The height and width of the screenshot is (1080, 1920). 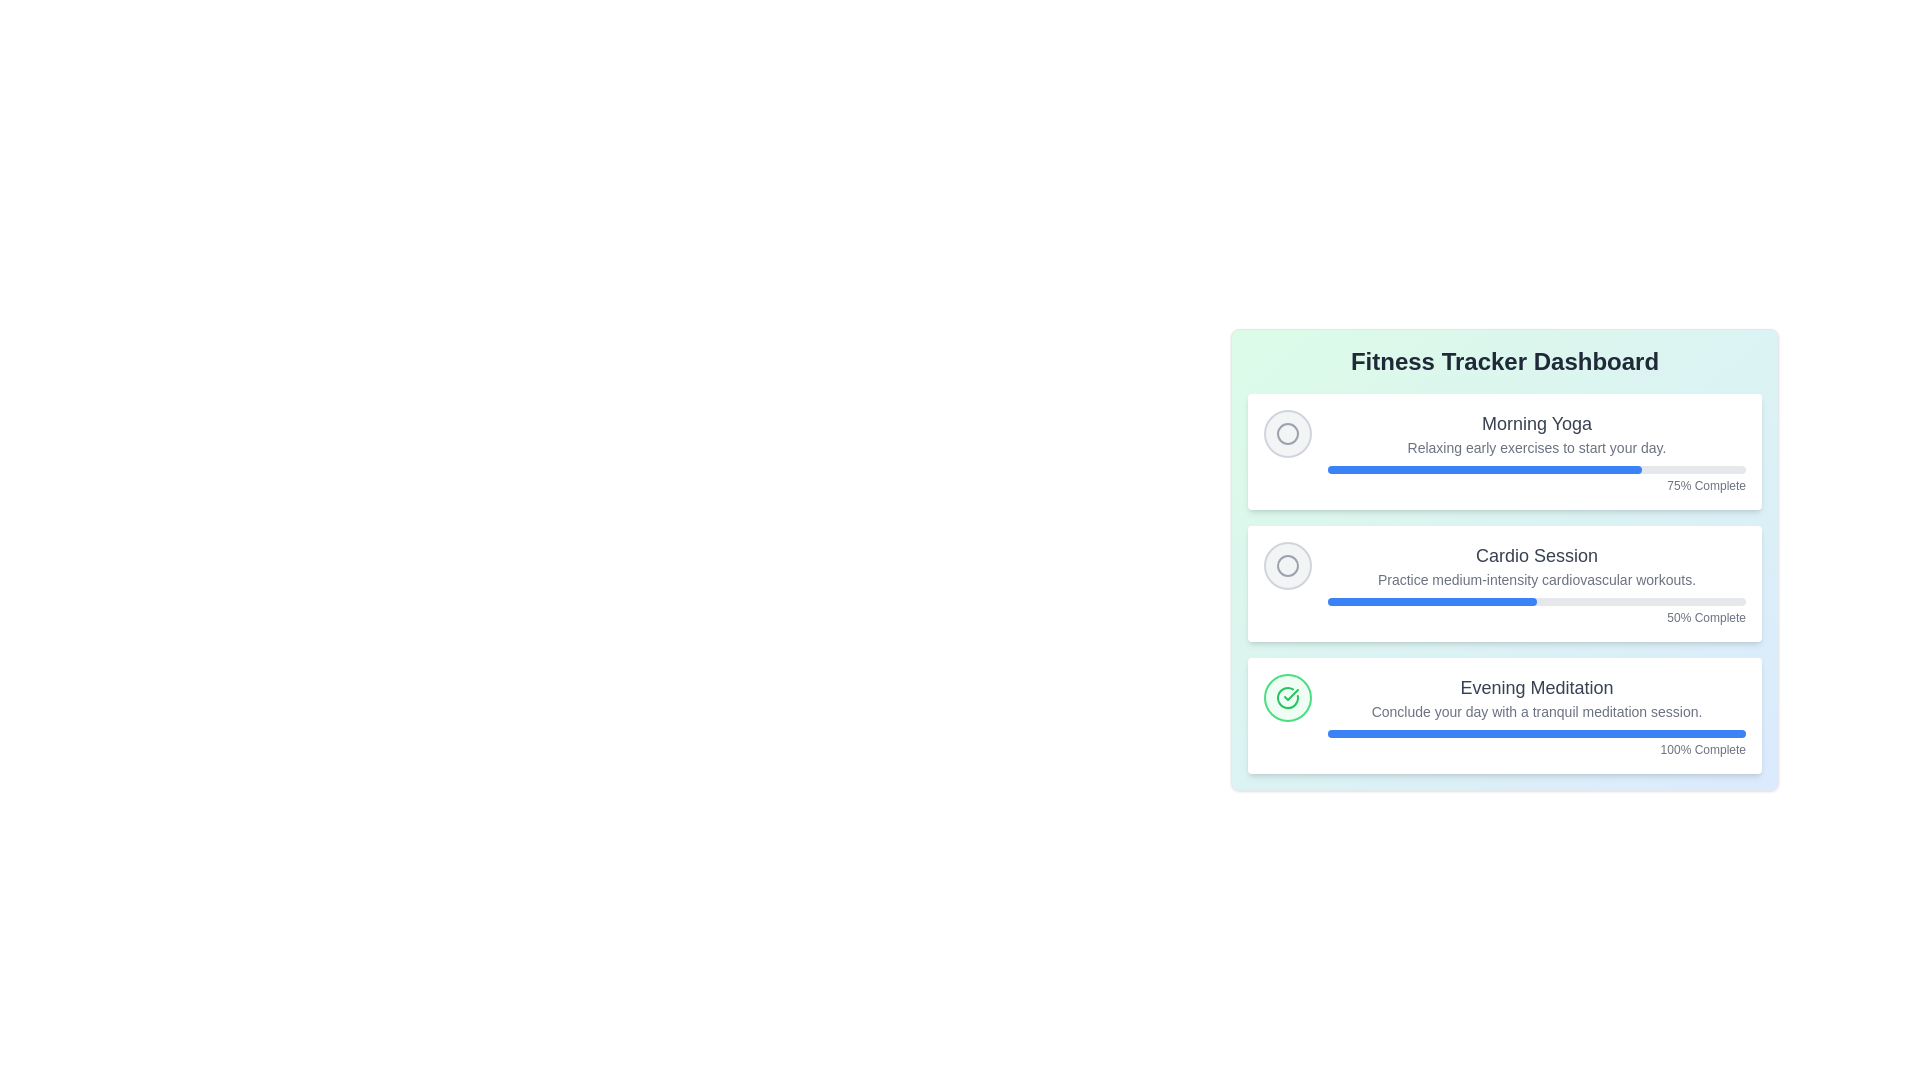 I want to click on the progress bar indicating 75% completion located in the 'Morning Yoga' section of the fitness tracker dashboard, so click(x=1535, y=470).